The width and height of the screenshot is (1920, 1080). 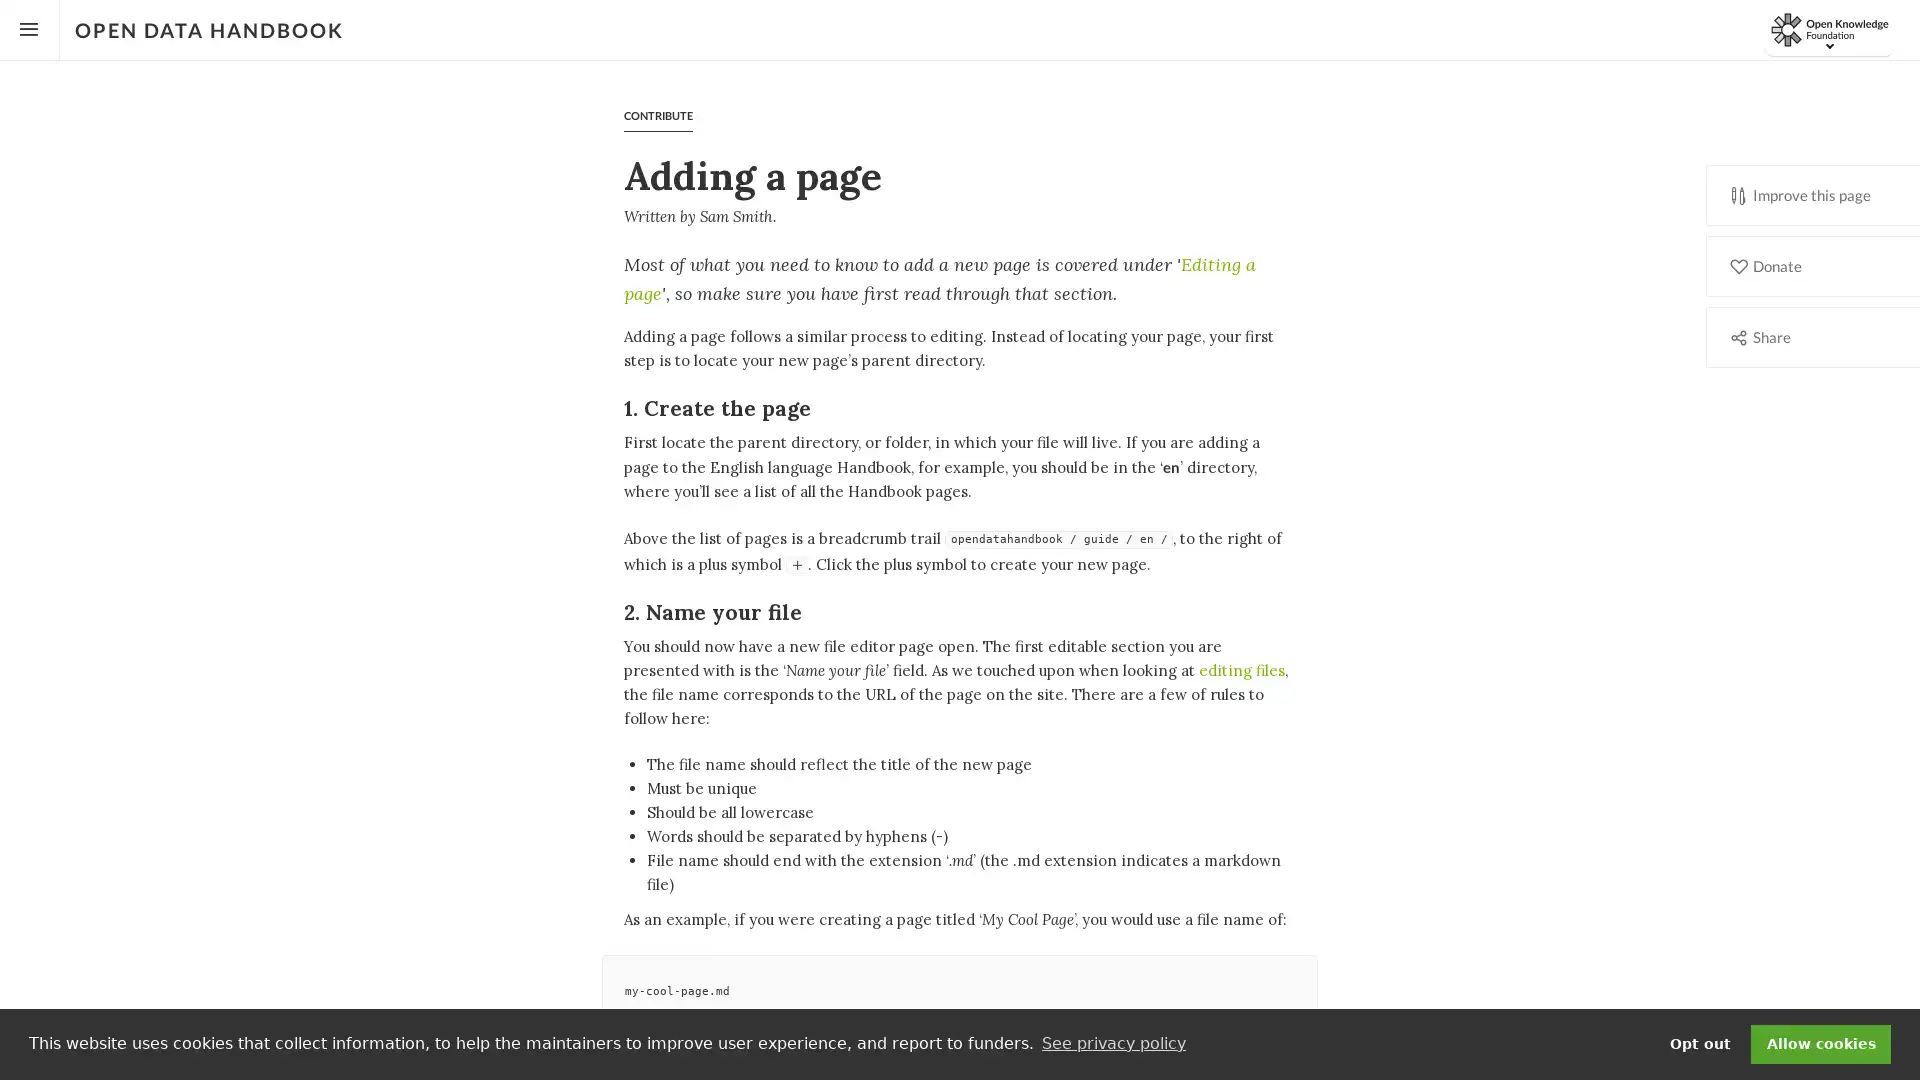 What do you see at coordinates (1698, 1043) in the screenshot?
I see `deny cookies` at bounding box center [1698, 1043].